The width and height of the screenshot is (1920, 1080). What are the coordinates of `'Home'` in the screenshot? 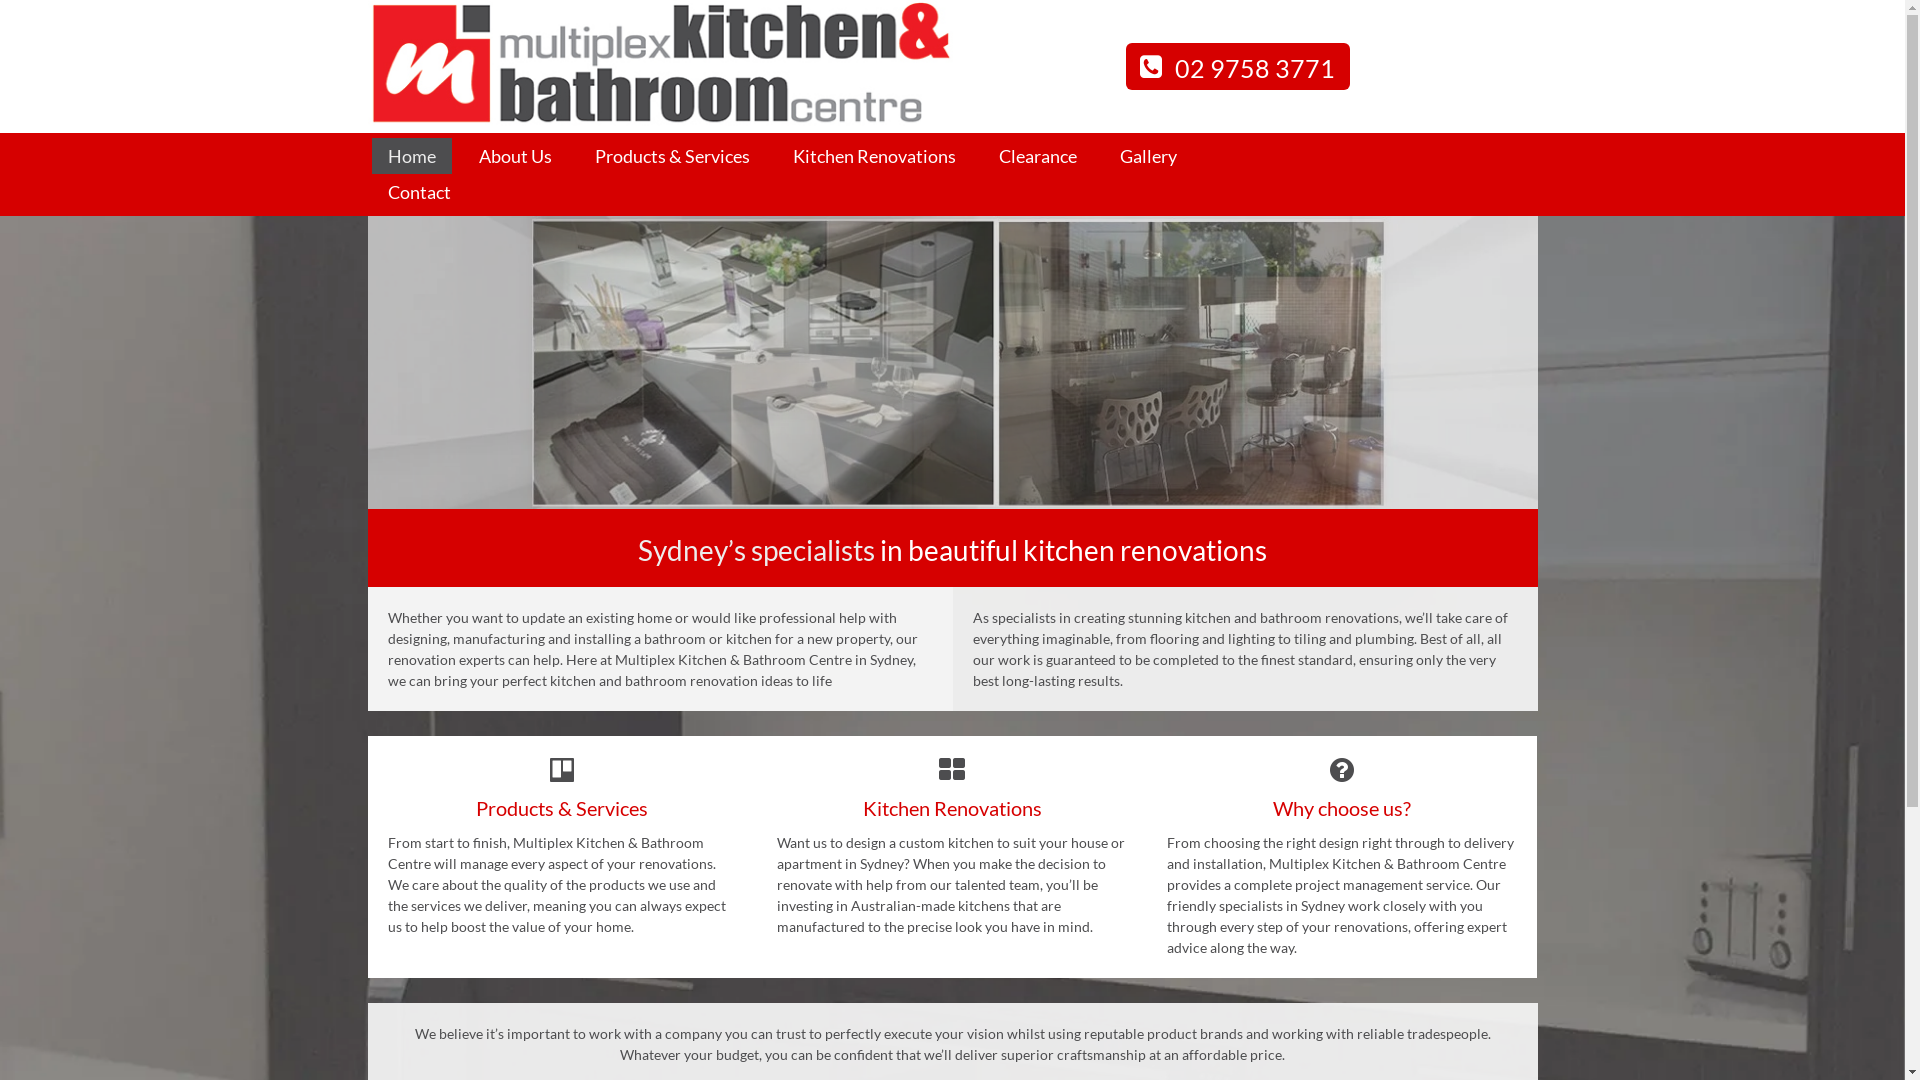 It's located at (372, 155).